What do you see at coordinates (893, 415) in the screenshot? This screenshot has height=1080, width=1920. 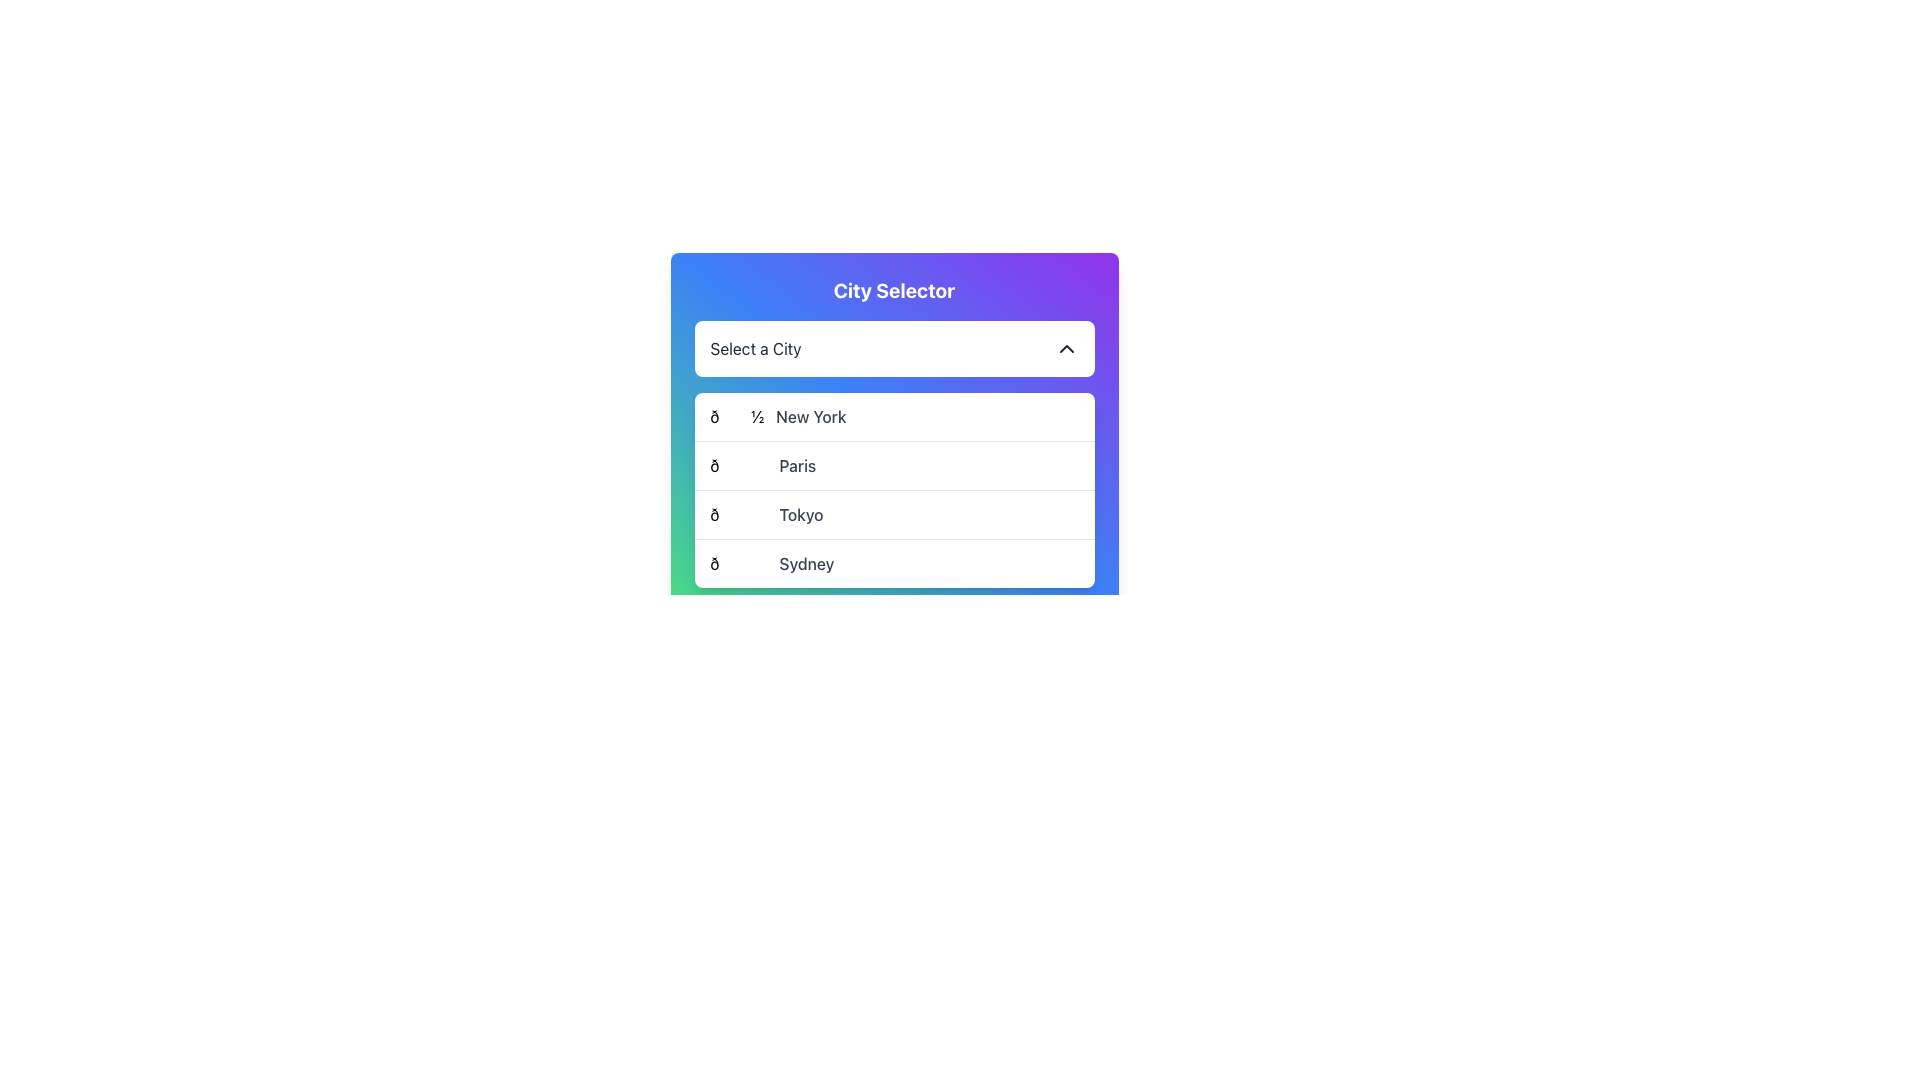 I see `the 'New York' city option in the dropdown menu` at bounding box center [893, 415].